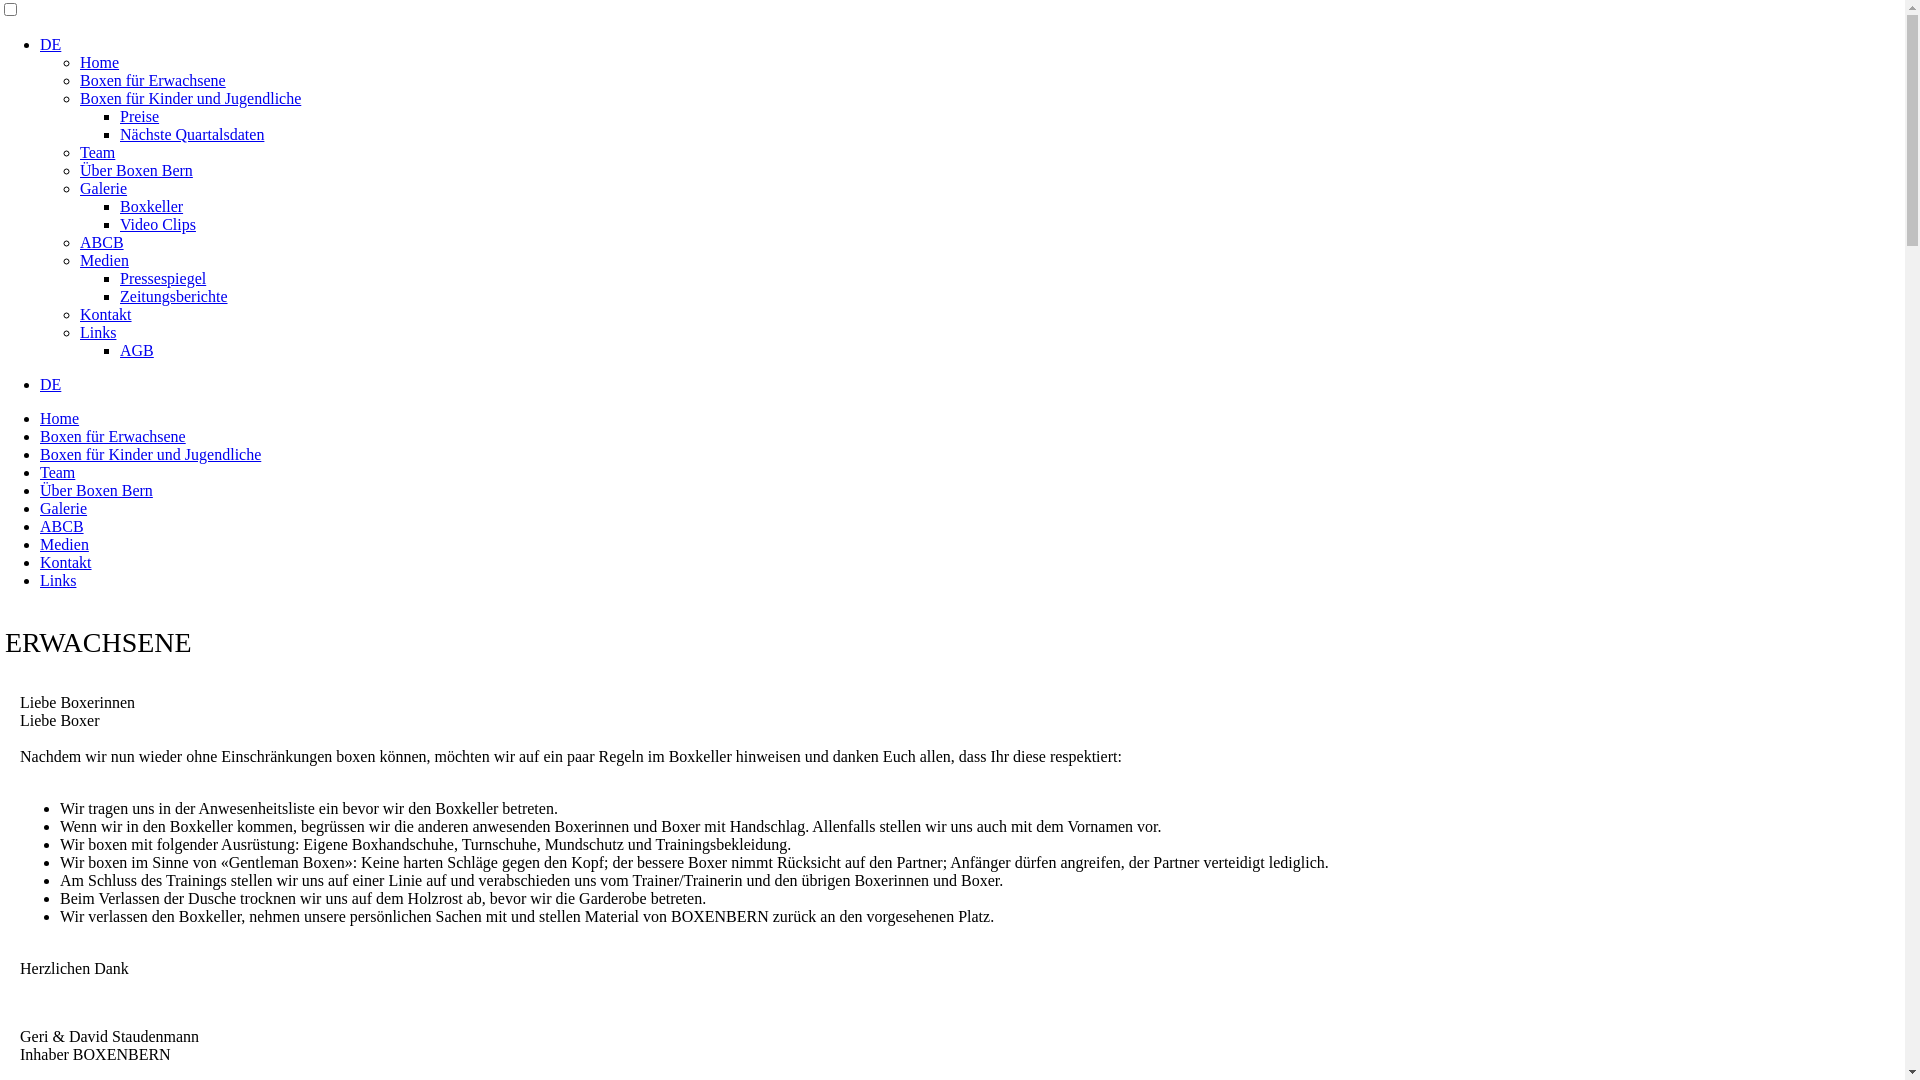 The height and width of the screenshot is (1080, 1920). I want to click on 'Kontakt', so click(66, 562).